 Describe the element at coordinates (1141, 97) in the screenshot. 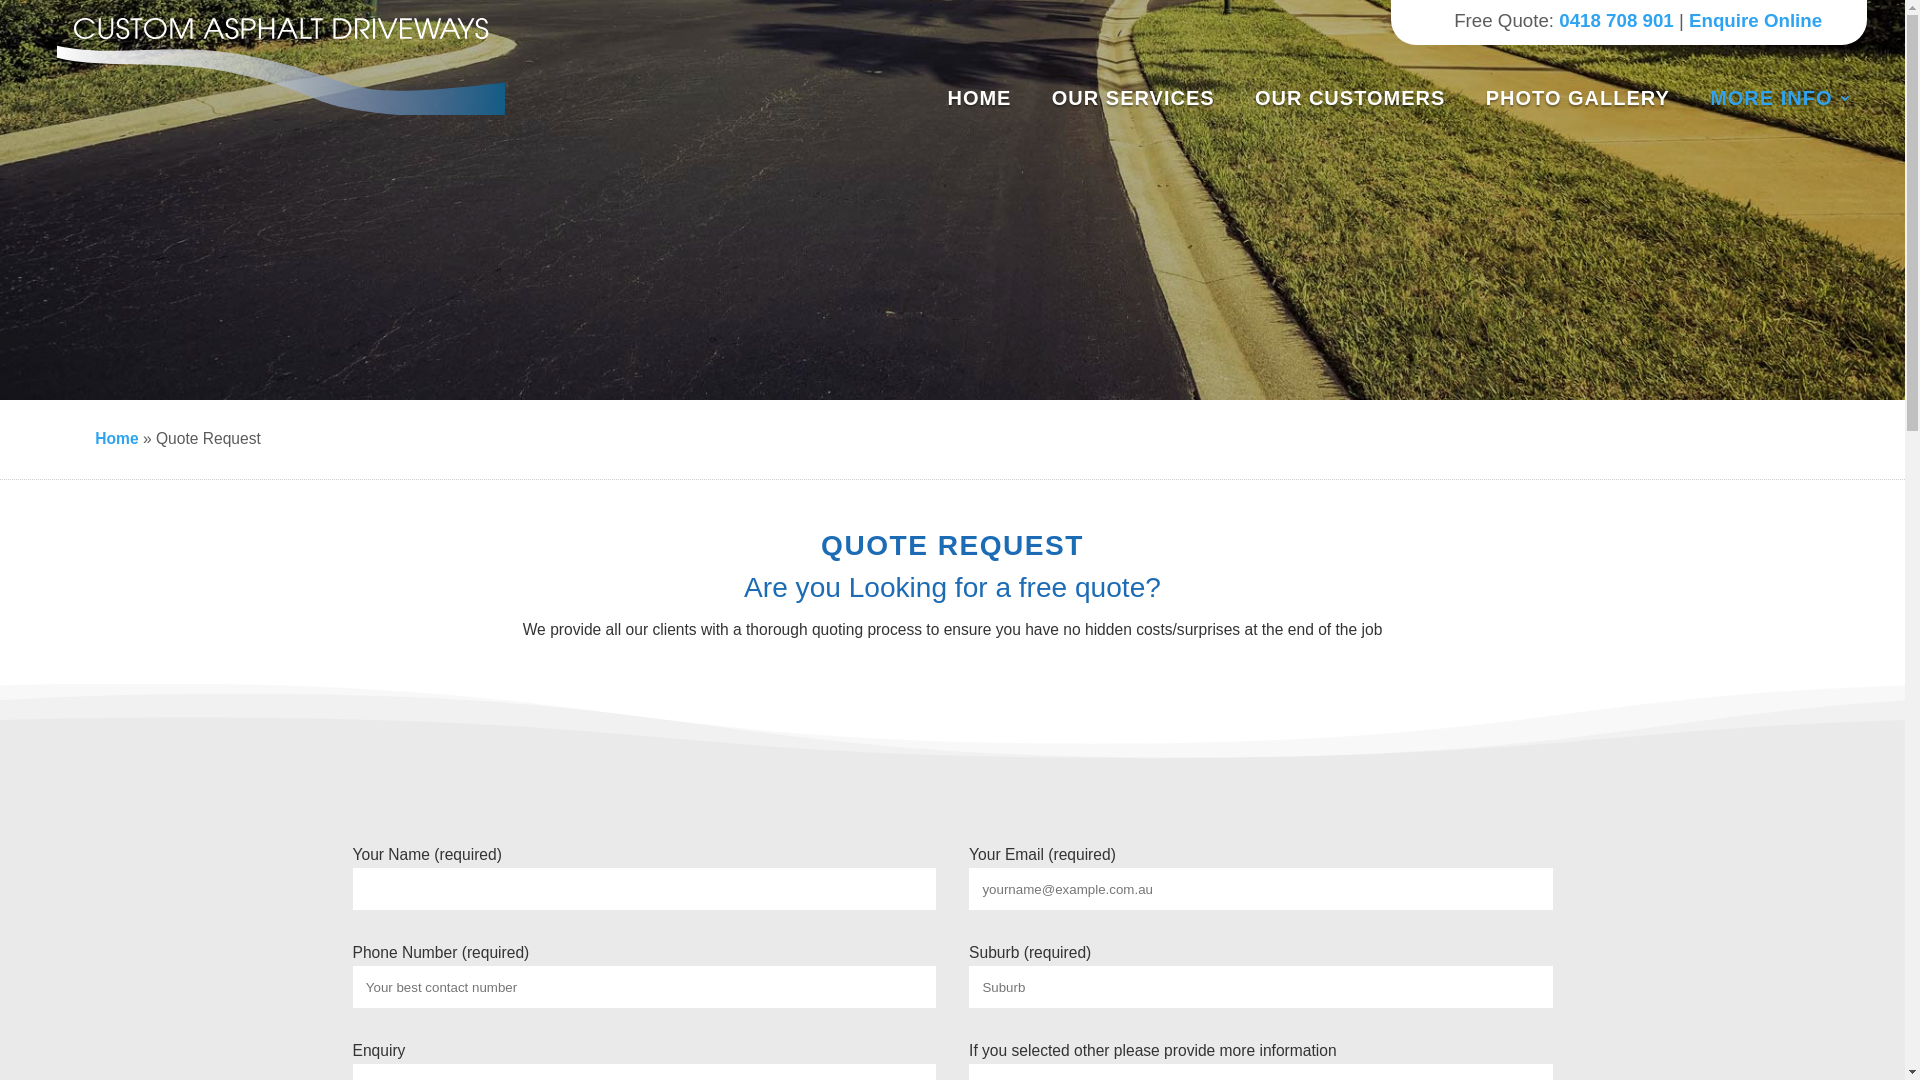

I see `'OUR SERVICES'` at that location.